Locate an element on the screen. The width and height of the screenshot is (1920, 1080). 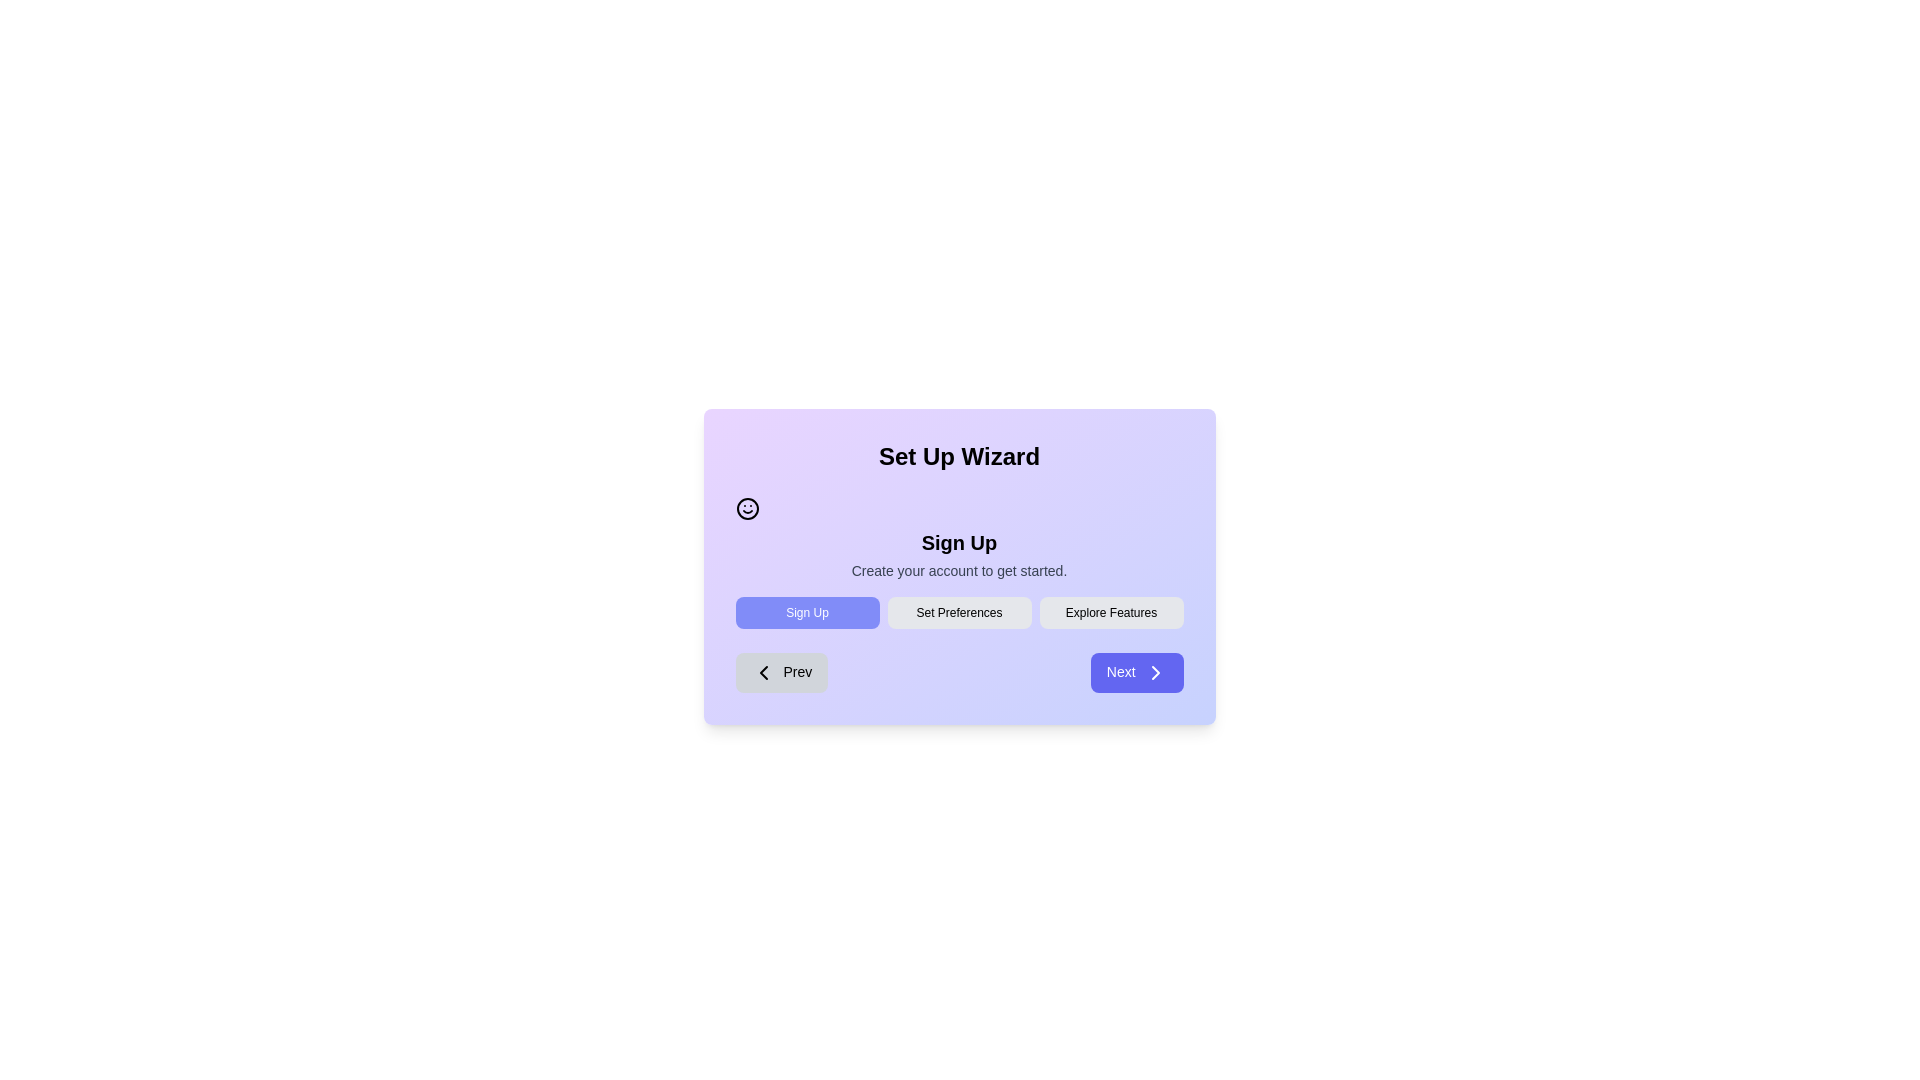
the leftmost button labeled 'Sign Up' to proceed to the next step in creating an account is located at coordinates (807, 612).